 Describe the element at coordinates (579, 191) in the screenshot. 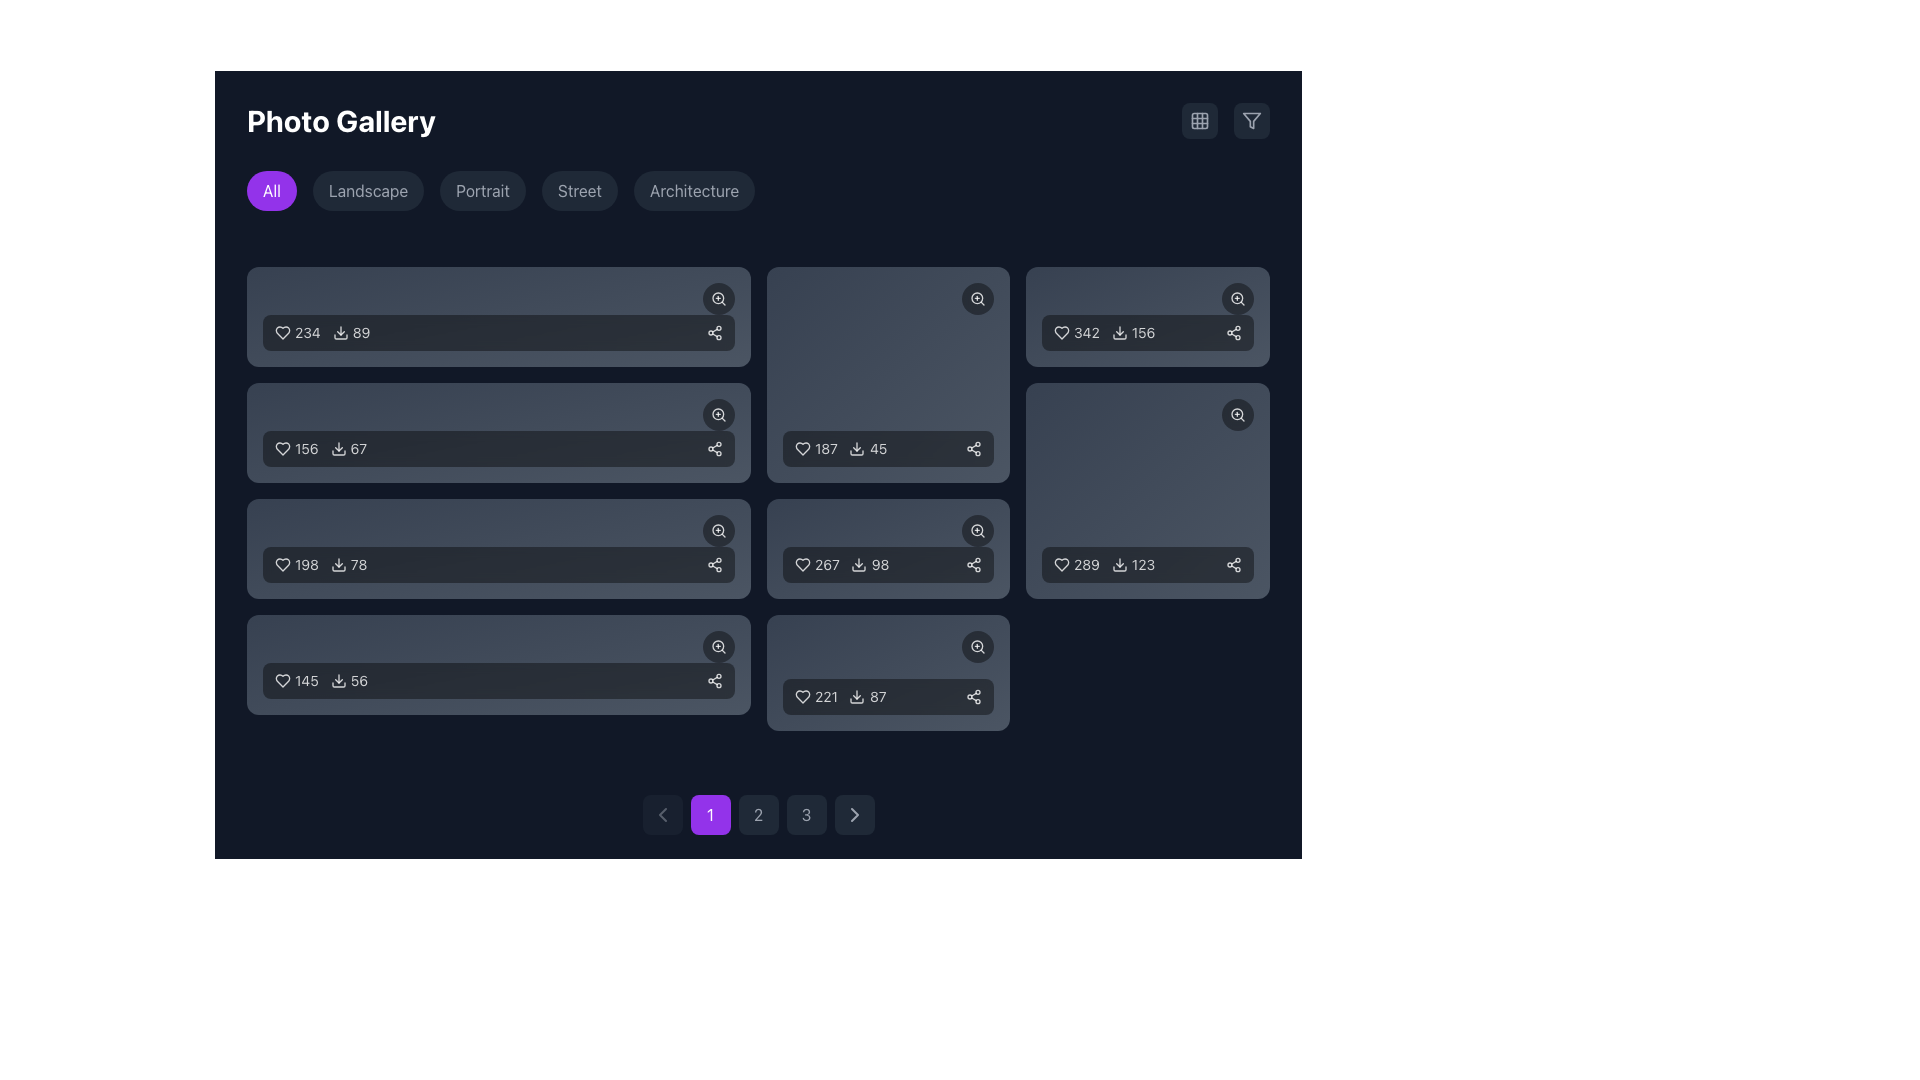

I see `the 'Street' button to filter the photo gallery by the 'Street' category, located below the 'Photo Gallery' heading` at that location.